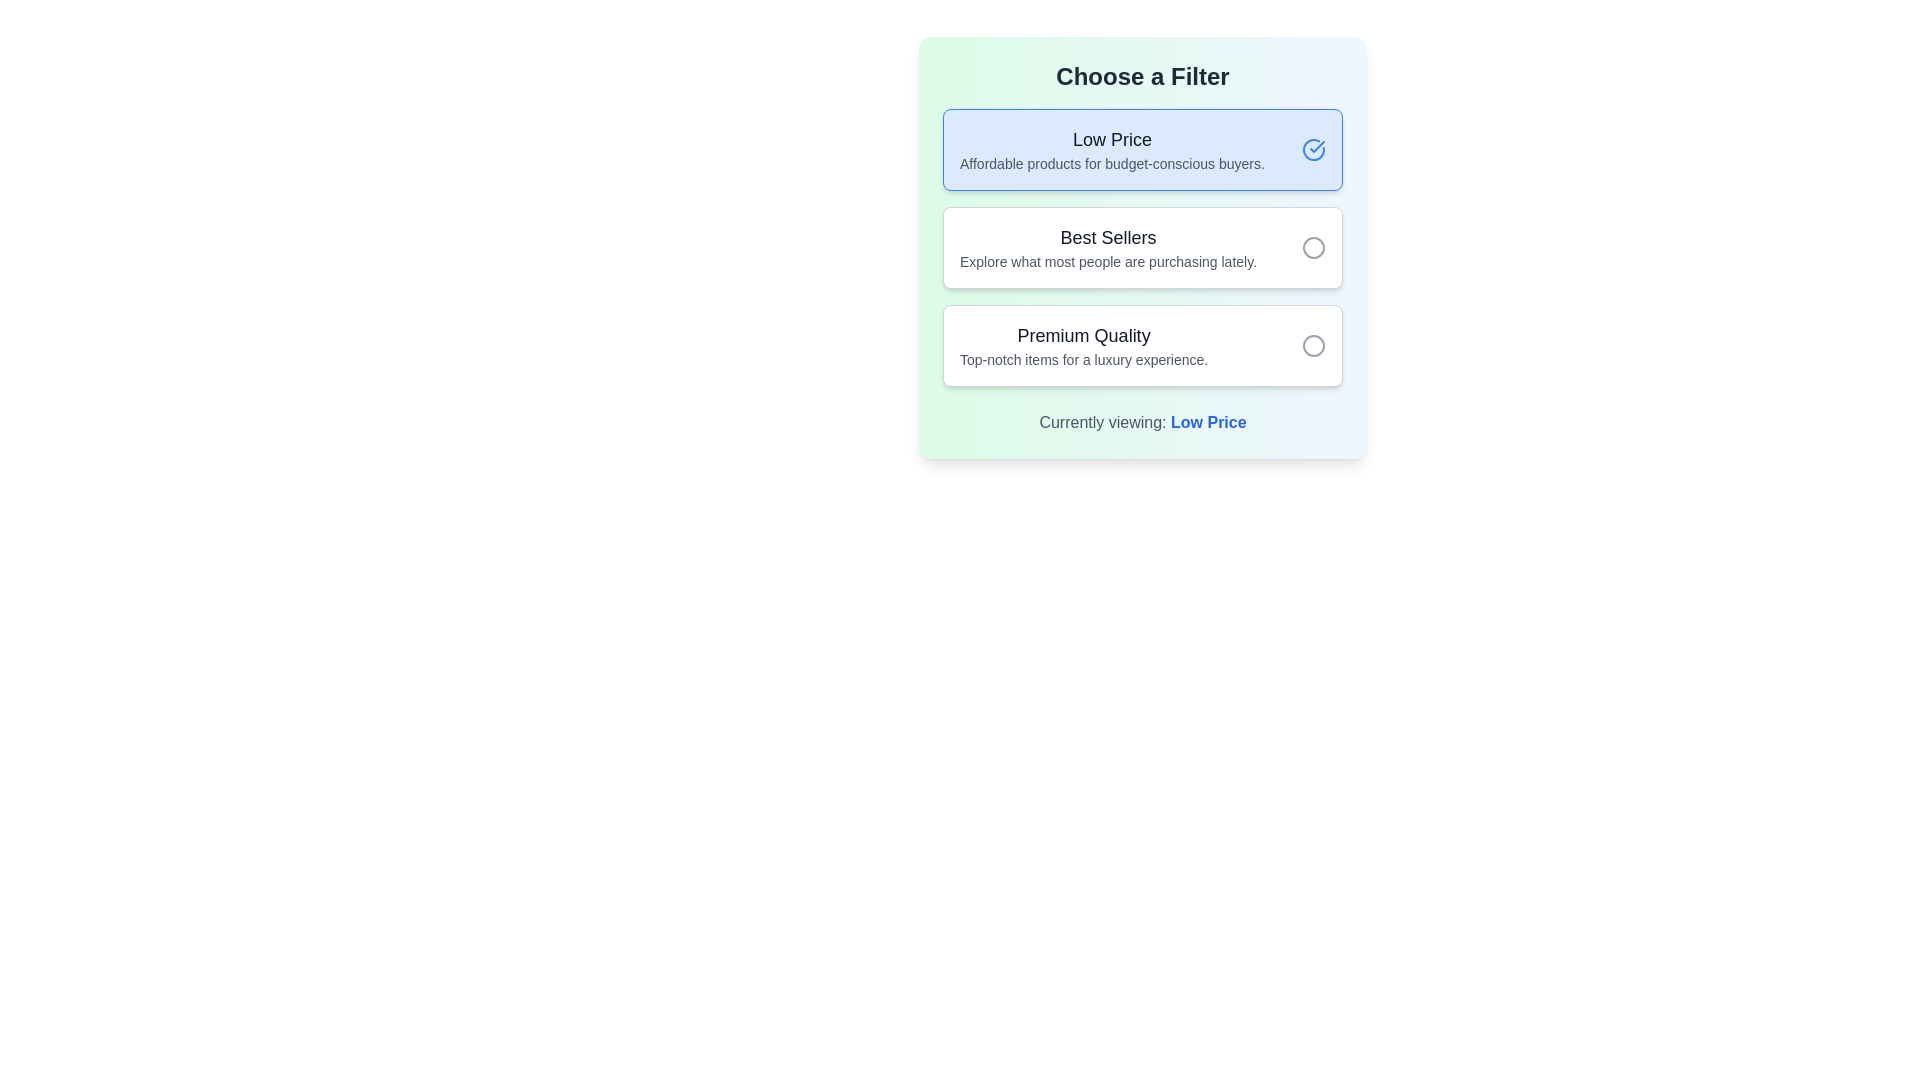 This screenshot has height=1080, width=1920. Describe the element at coordinates (1314, 345) in the screenshot. I see `the Circle icon (SVG) associated with the 'Premium Quality' filter option, which is positioned to the right of the 'Premium Quality' text in the third filter option card` at that location.